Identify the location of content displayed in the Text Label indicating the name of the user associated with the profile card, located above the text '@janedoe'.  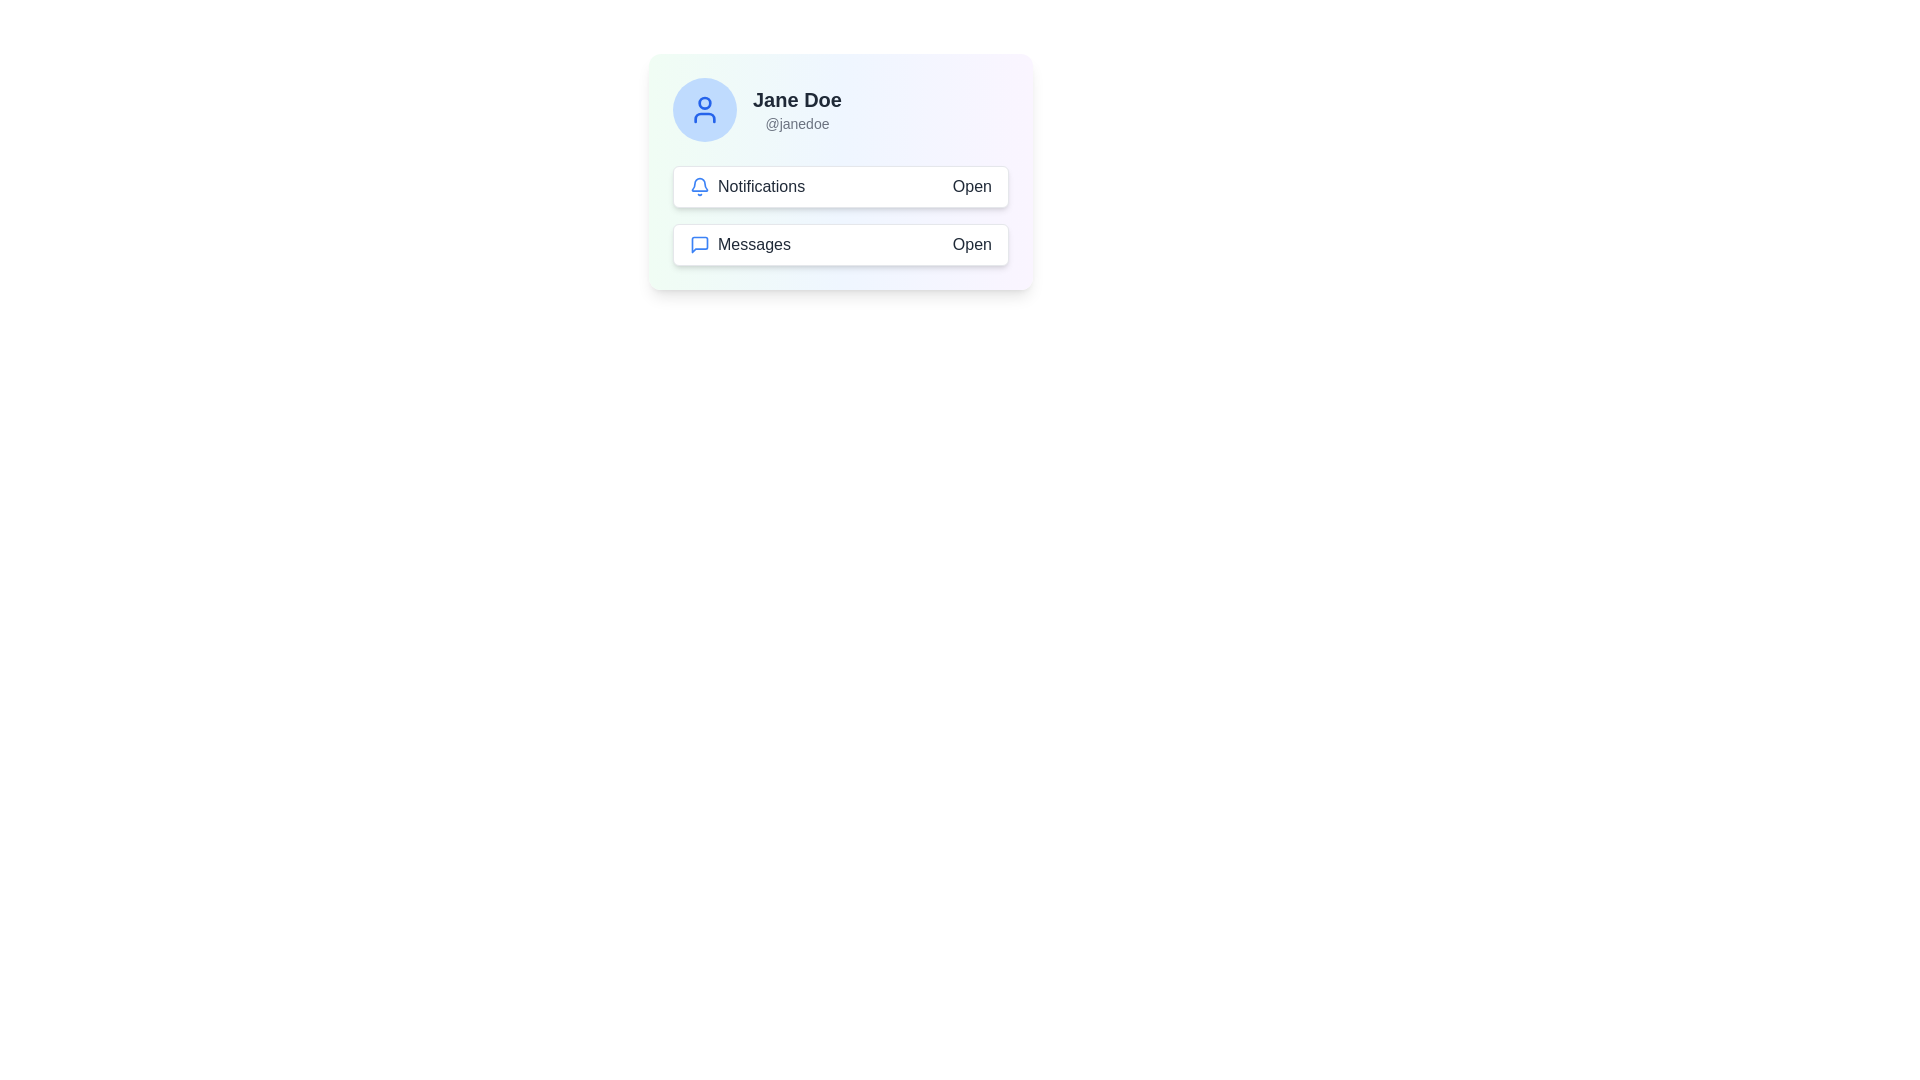
(796, 100).